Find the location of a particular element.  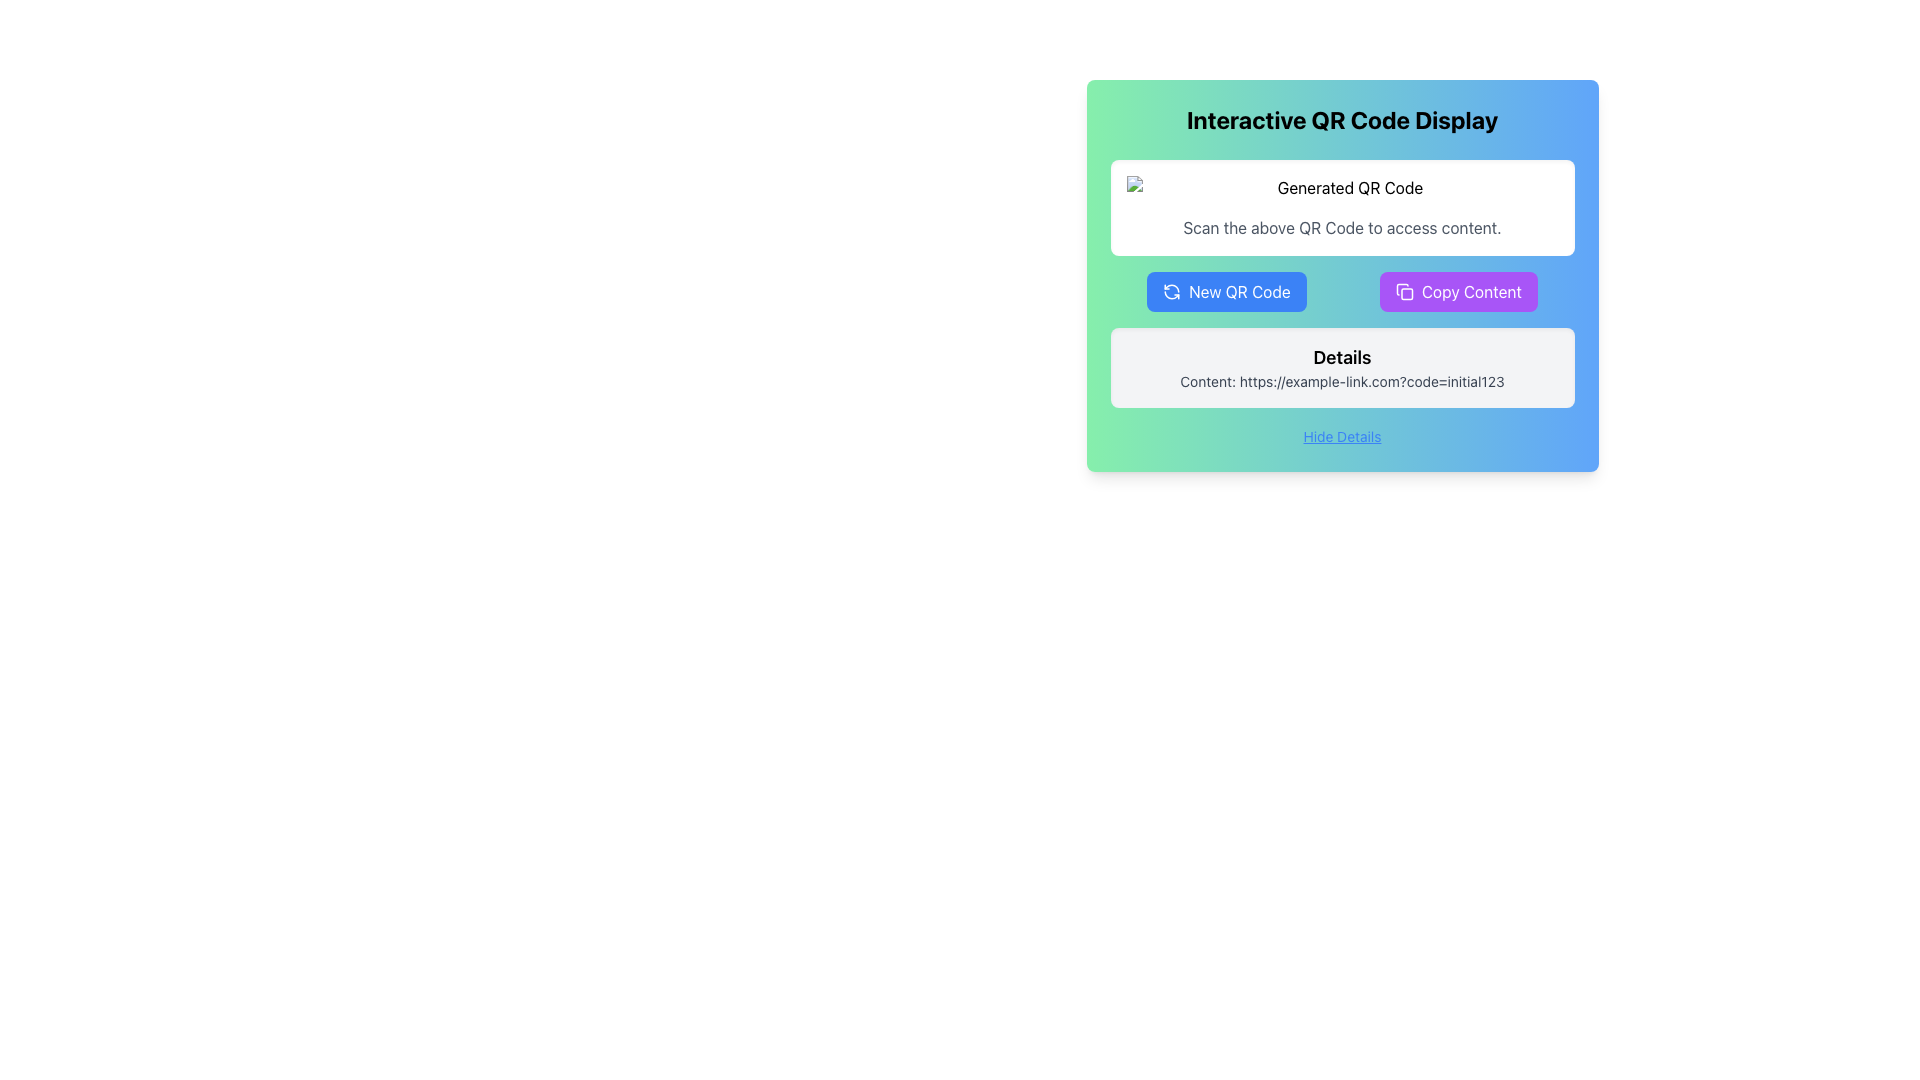

the graphical icon component representing a copy action, located at the top right of the 'Copy Content' button is located at coordinates (1406, 294).